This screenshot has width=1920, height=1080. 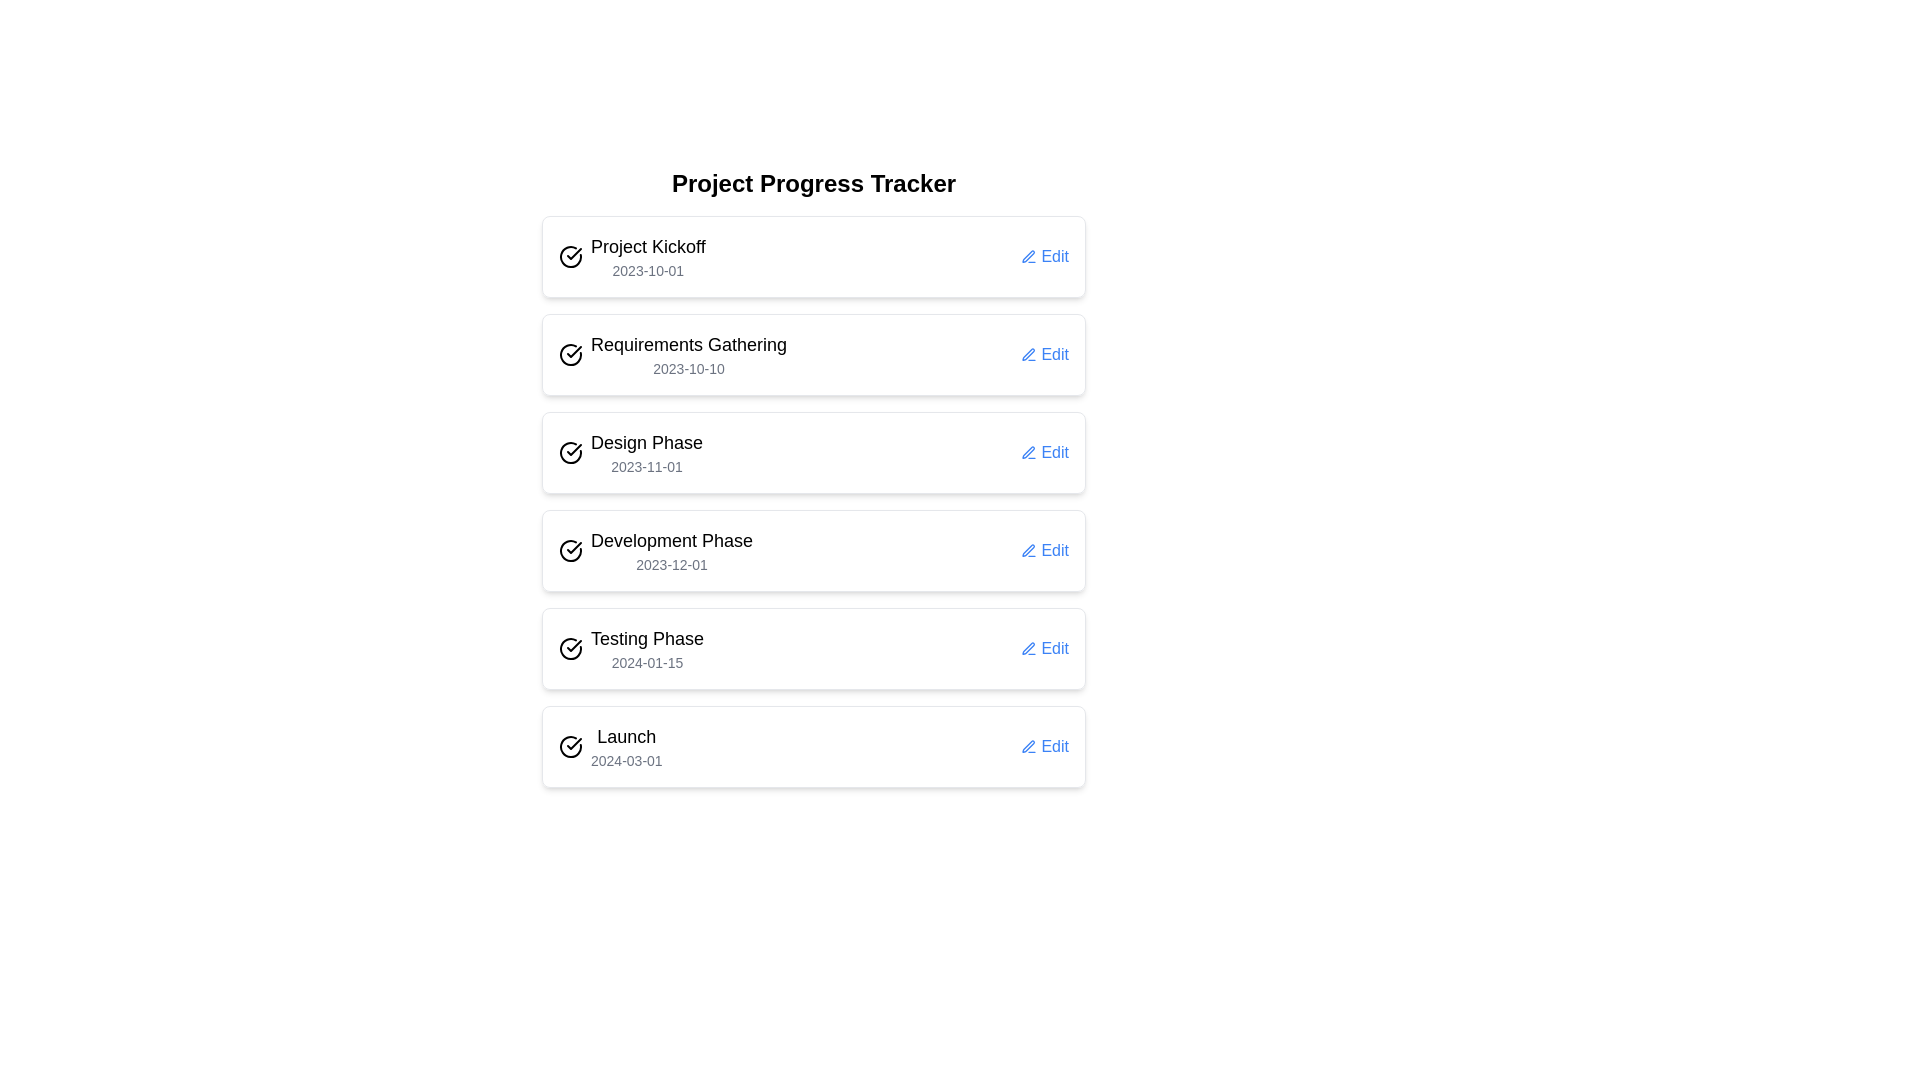 I want to click on the 'Design Phase' text label, which is styled in a larger, bold font and is located between the 'Requirements Gathering' and 'Development Phase' entries in a vertical list, so click(x=647, y=442).